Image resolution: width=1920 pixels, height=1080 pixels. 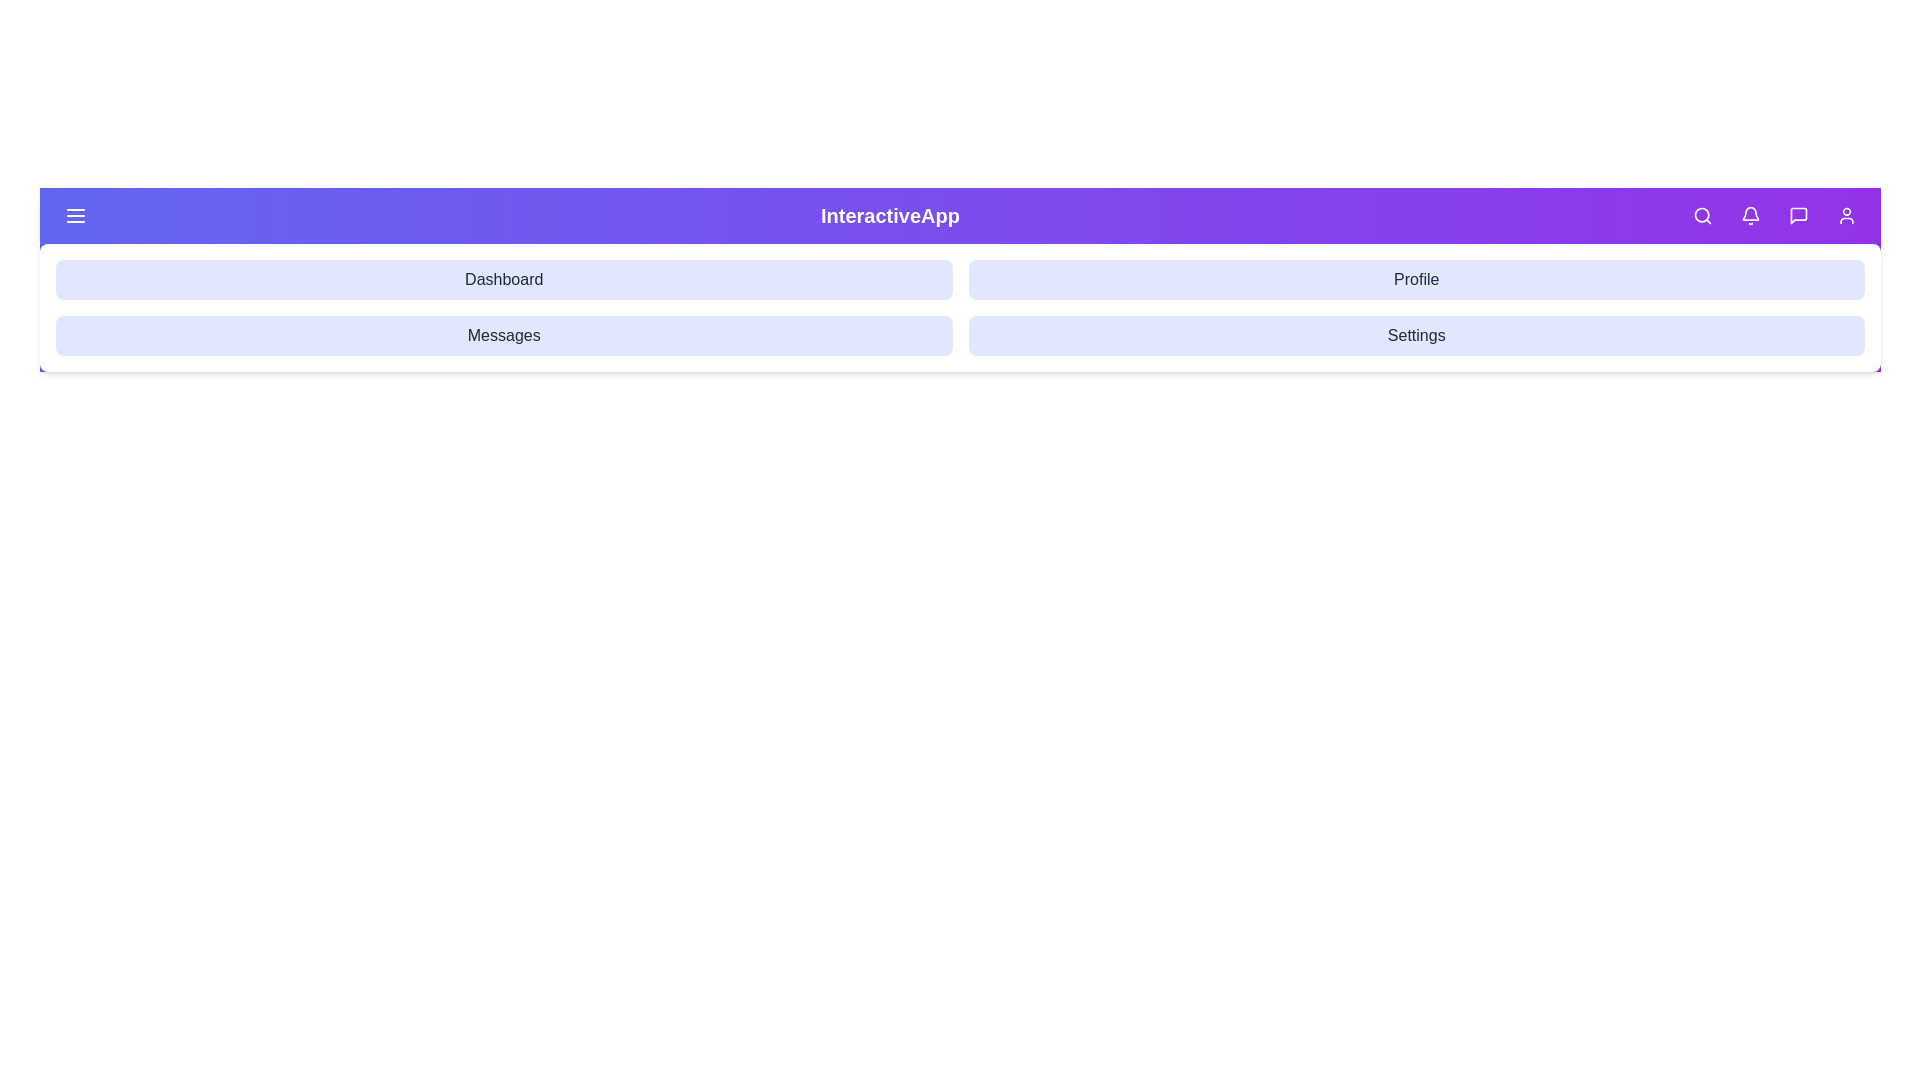 I want to click on the navigation option Profile to navigate to the corresponding section, so click(x=1415, y=280).